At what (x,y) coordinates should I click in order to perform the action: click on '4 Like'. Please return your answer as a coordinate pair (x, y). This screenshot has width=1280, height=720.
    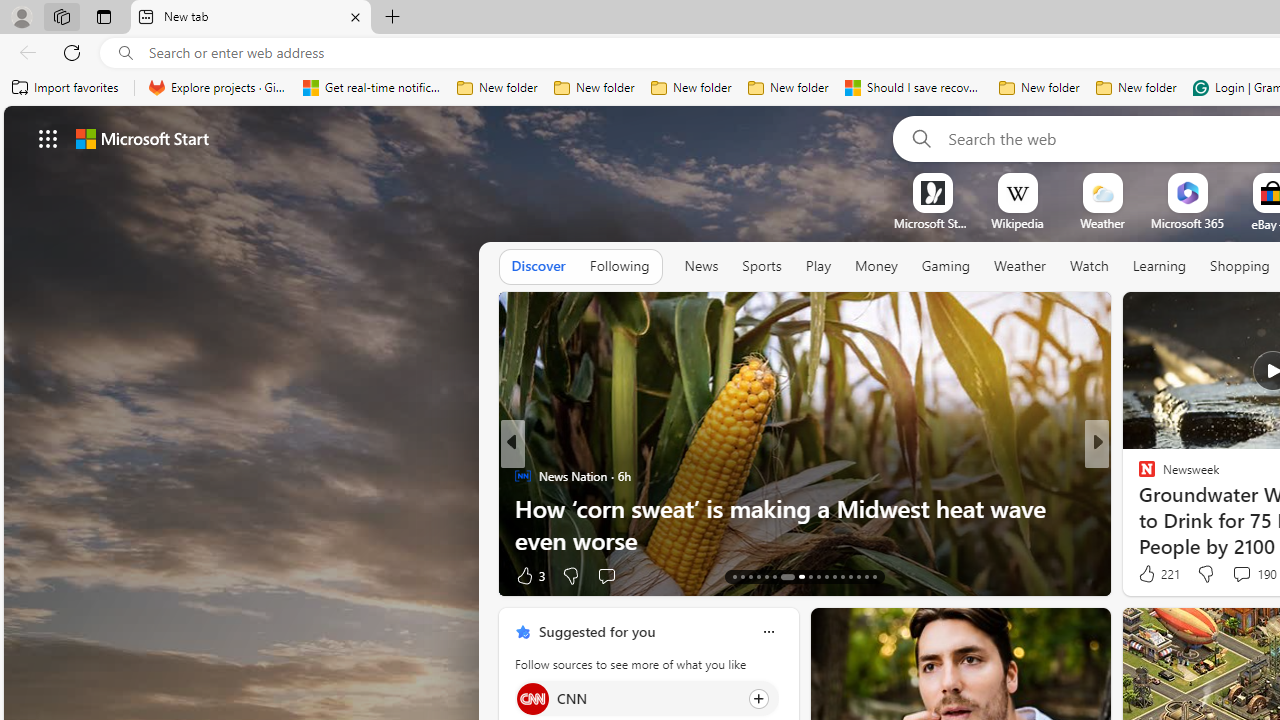
    Looking at the image, I should click on (1145, 575).